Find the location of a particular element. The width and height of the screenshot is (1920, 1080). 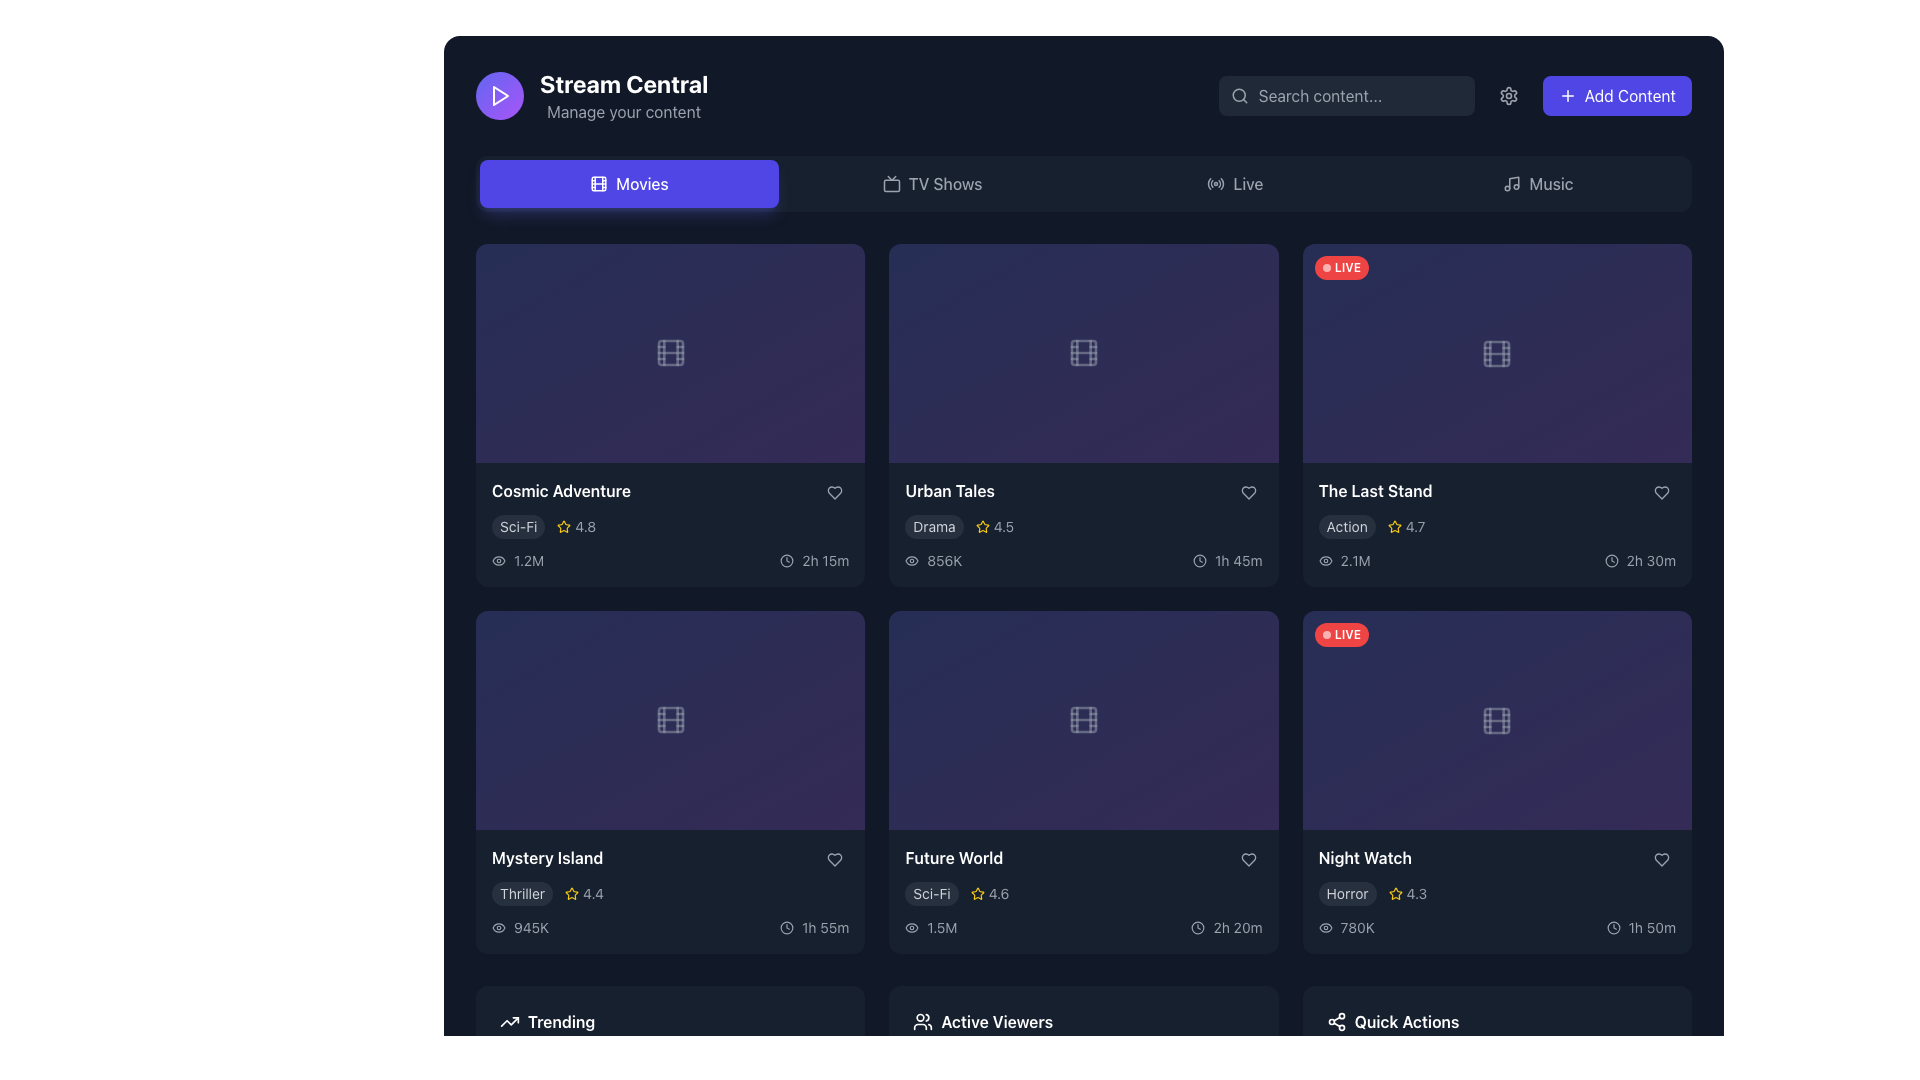

text labeled 'Cosmic Adventure', which is styled in bold white font and located prominently in the top-left corner of the Movies section's first media card is located at coordinates (560, 490).